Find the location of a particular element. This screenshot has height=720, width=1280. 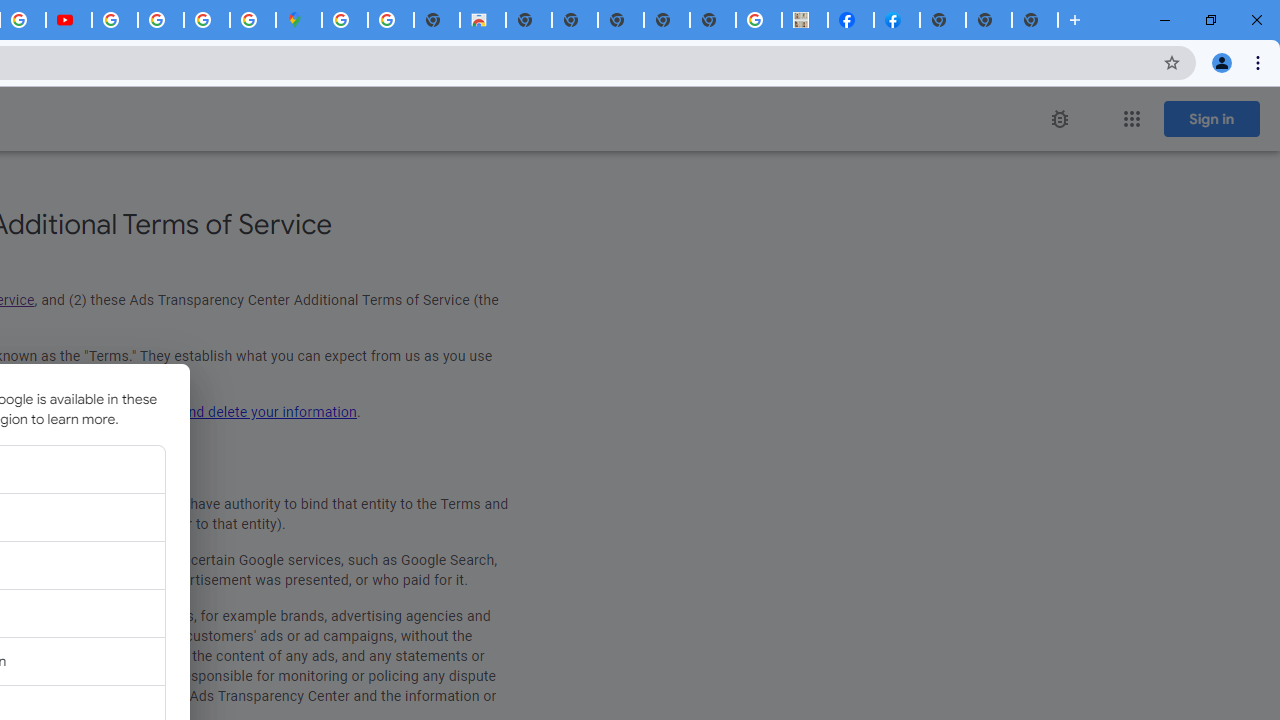

'Miley Cyrus | Facebook' is located at coordinates (851, 20).